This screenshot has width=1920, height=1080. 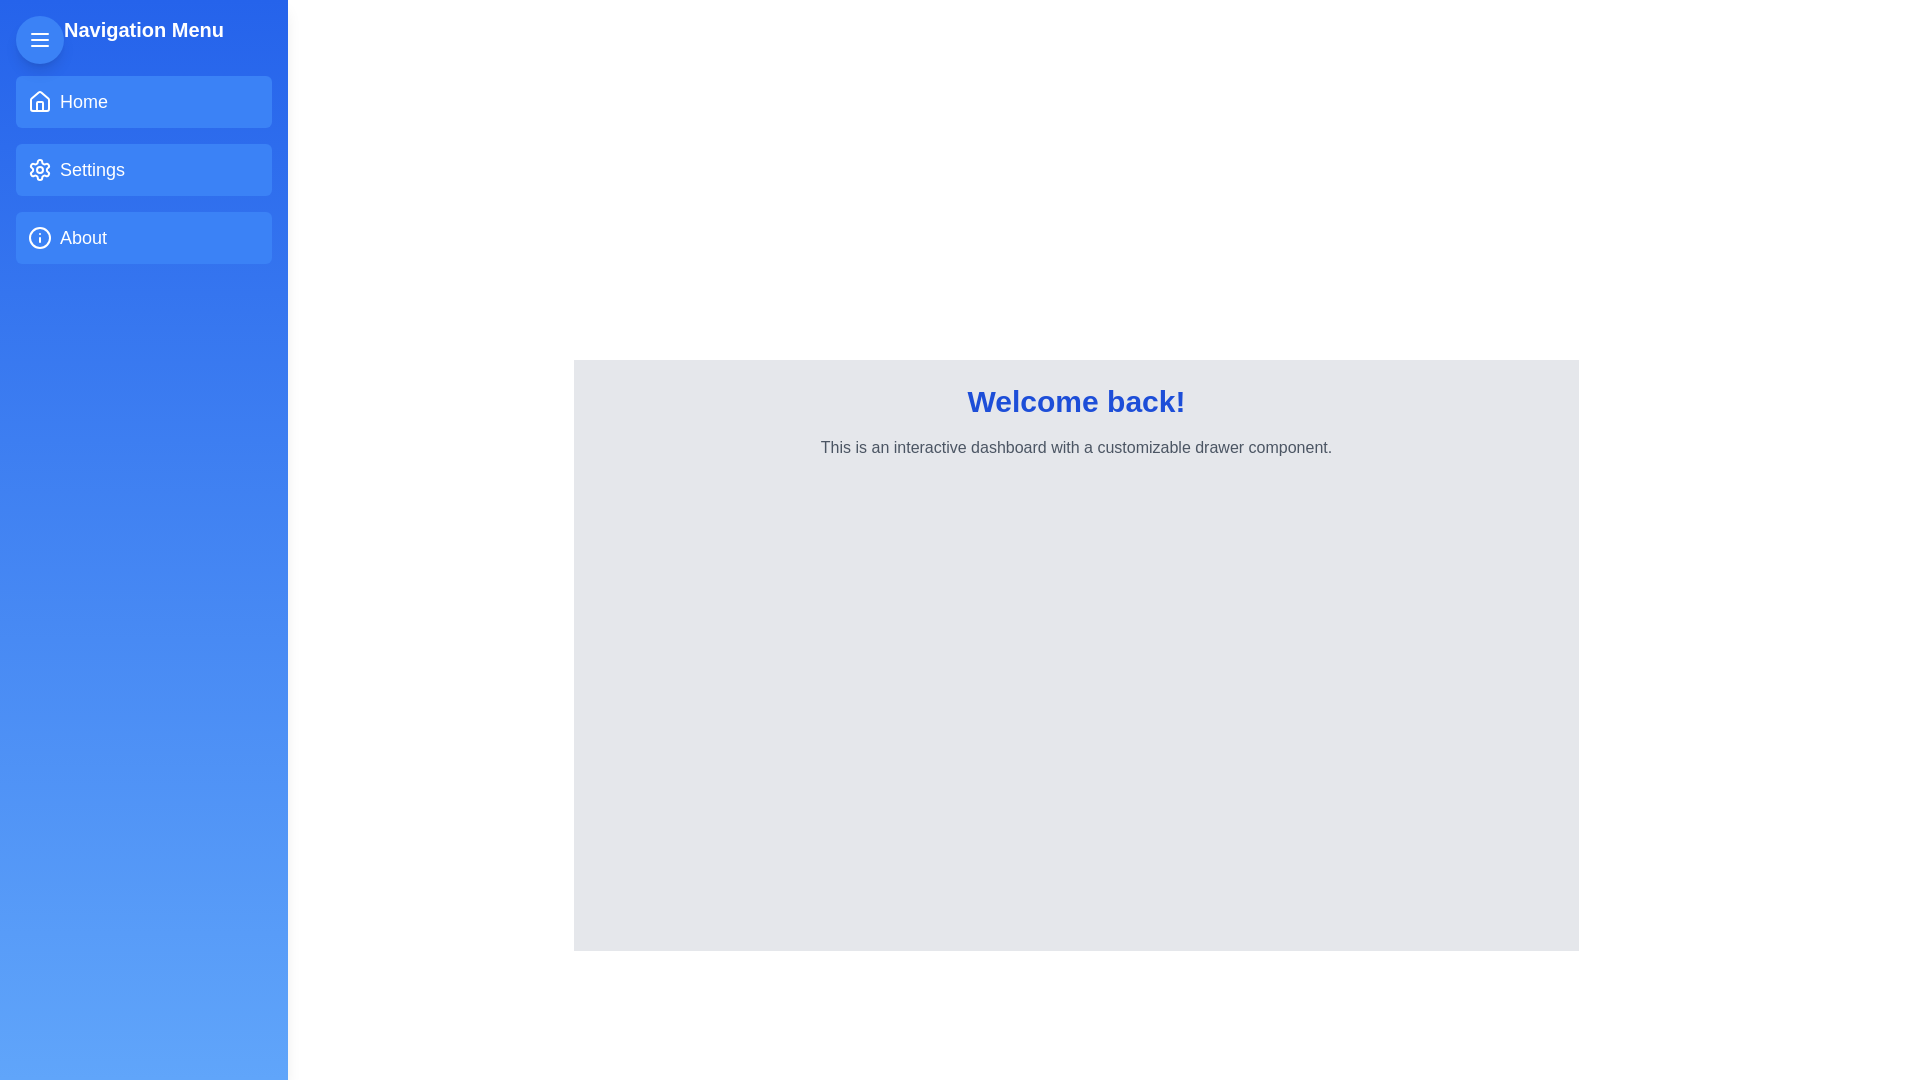 What do you see at coordinates (143, 101) in the screenshot?
I see `the Home item from the navigation menu` at bounding box center [143, 101].